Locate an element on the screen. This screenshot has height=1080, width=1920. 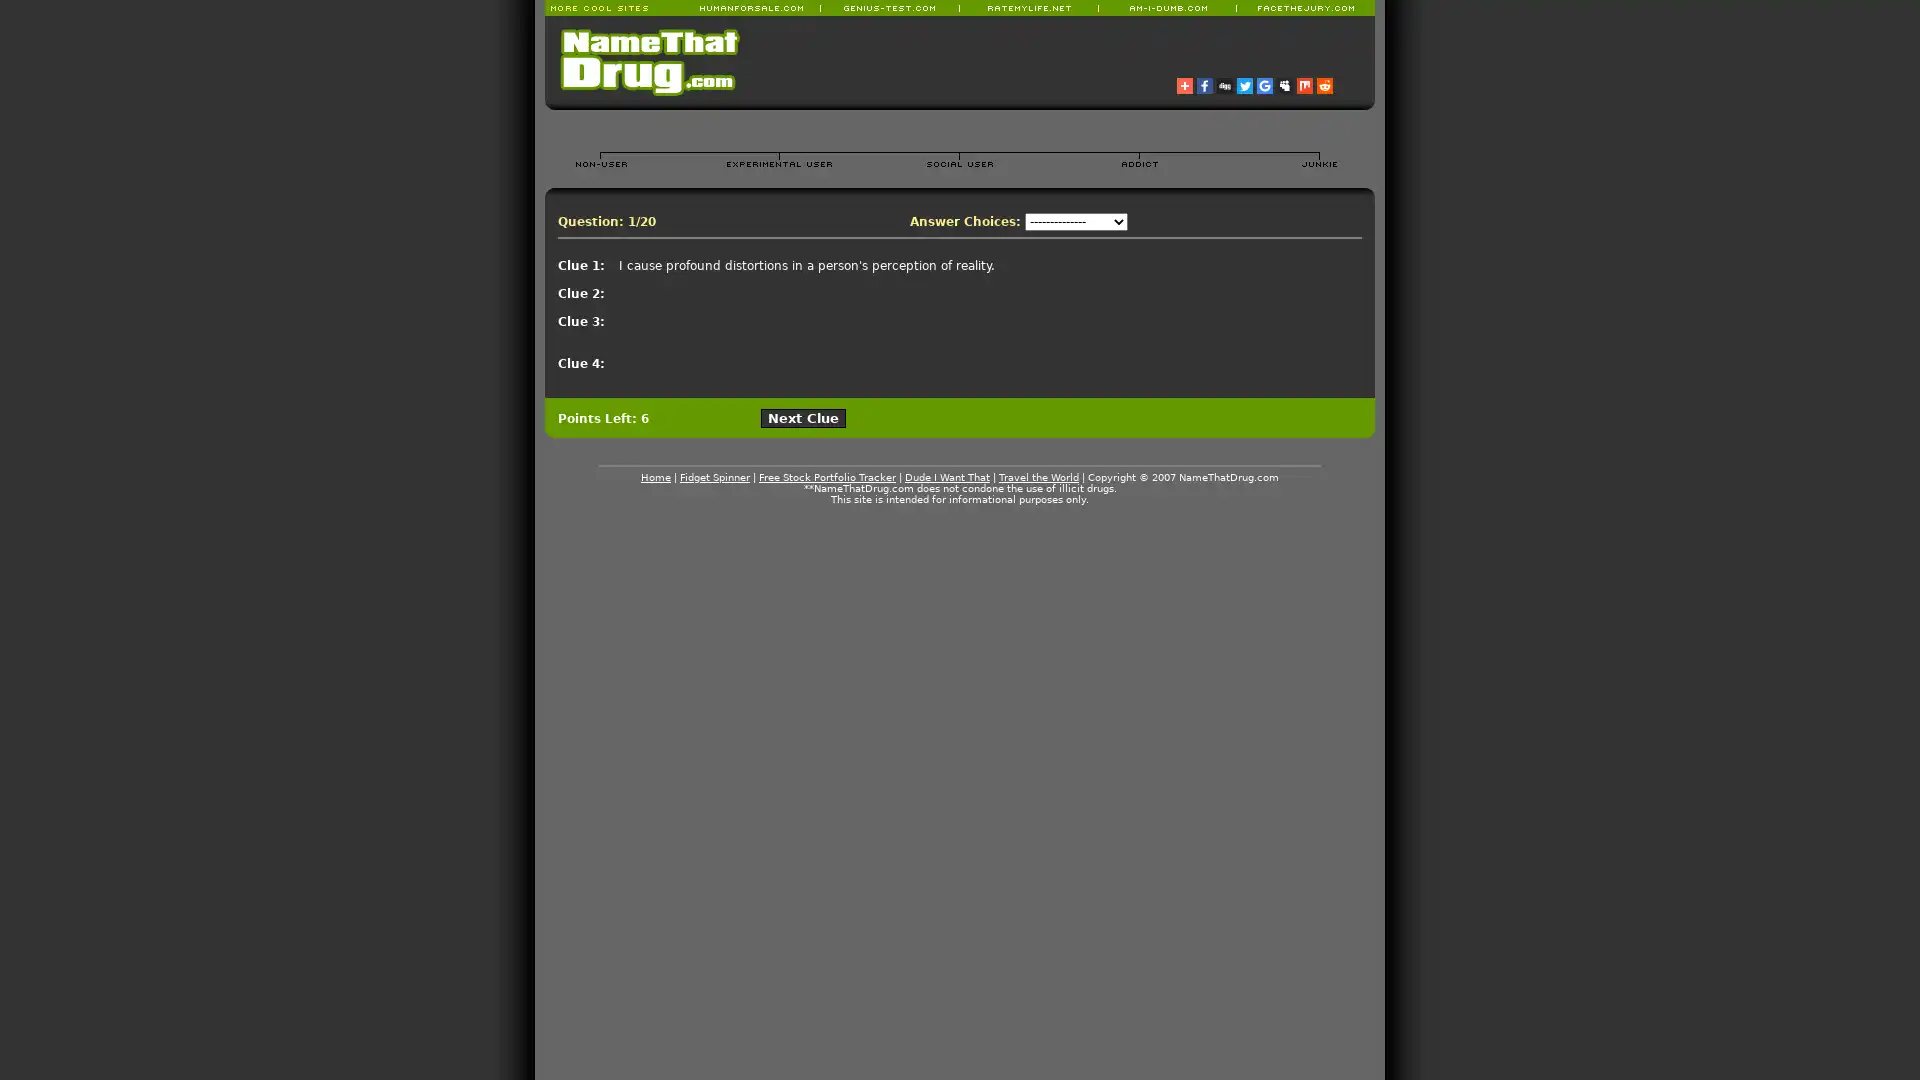
Next Clue is located at coordinates (803, 417).